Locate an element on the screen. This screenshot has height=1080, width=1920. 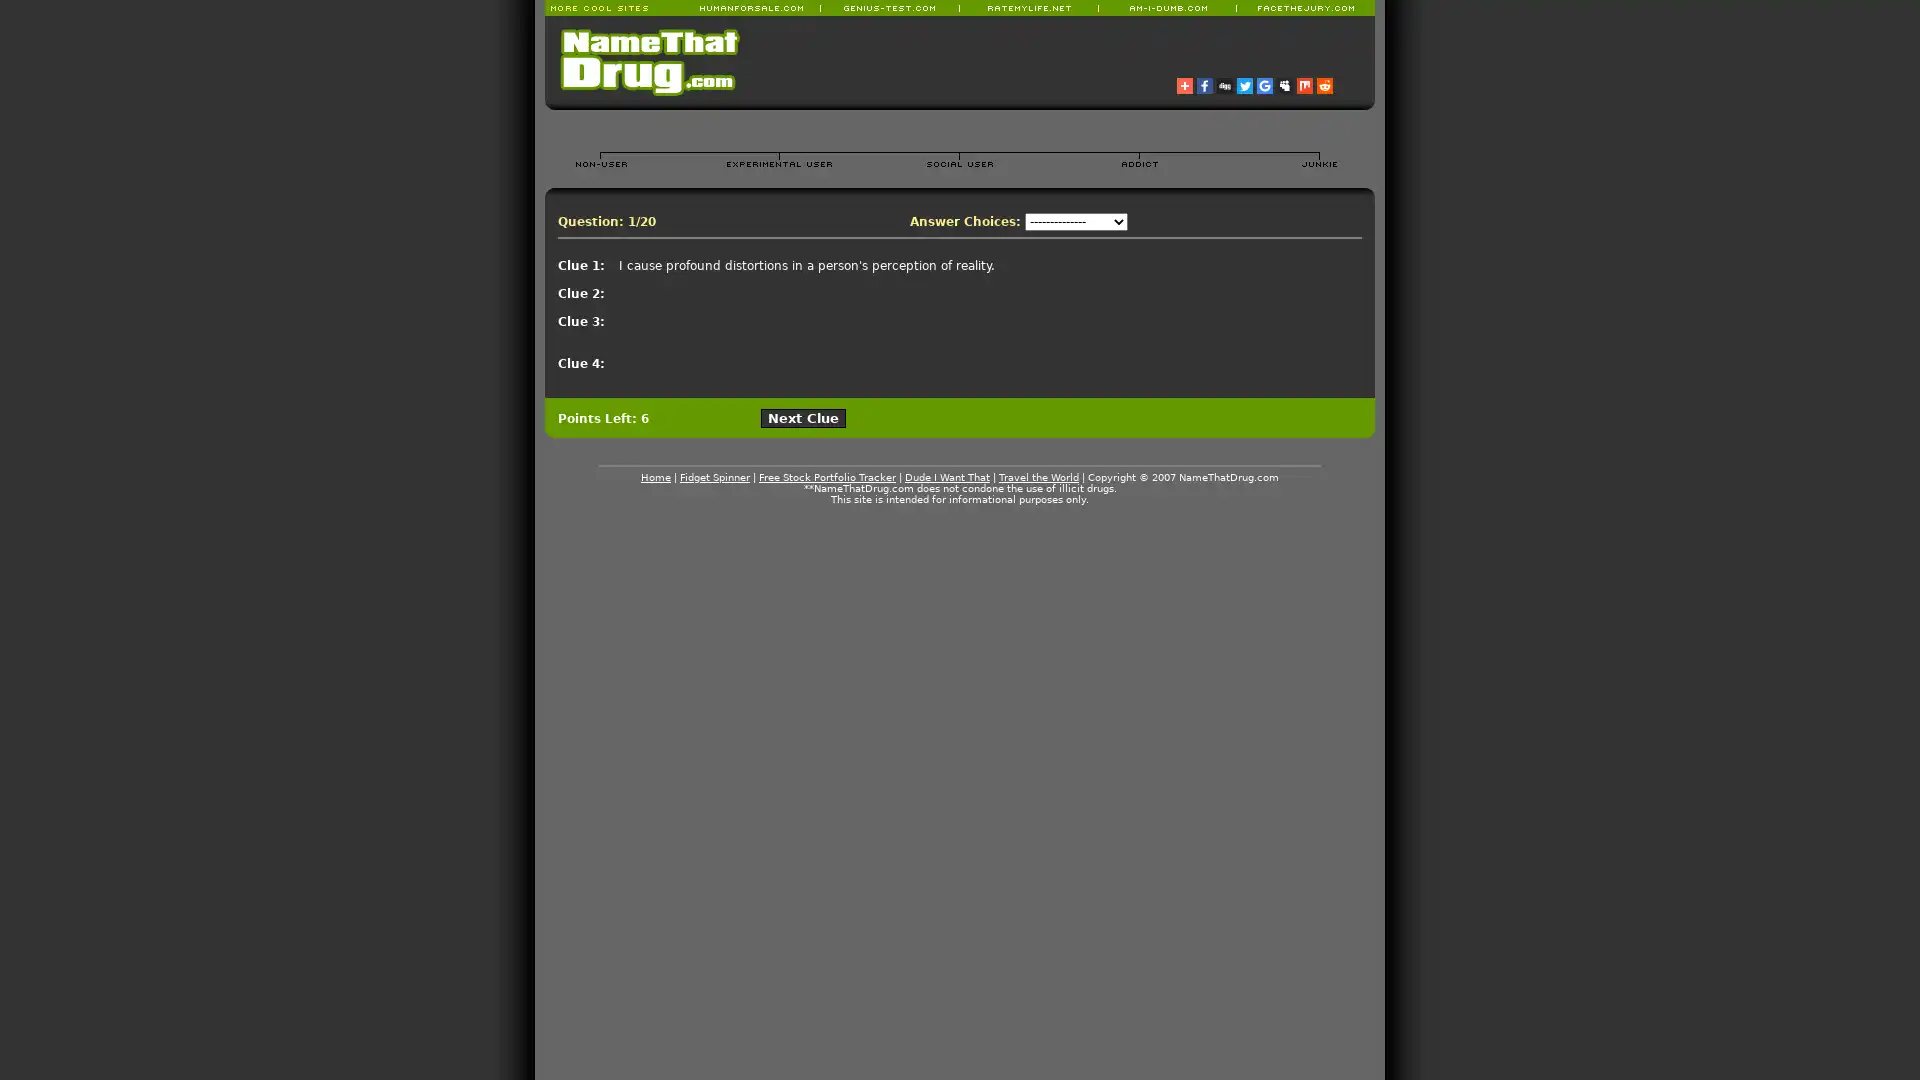
Next Clue is located at coordinates (803, 417).